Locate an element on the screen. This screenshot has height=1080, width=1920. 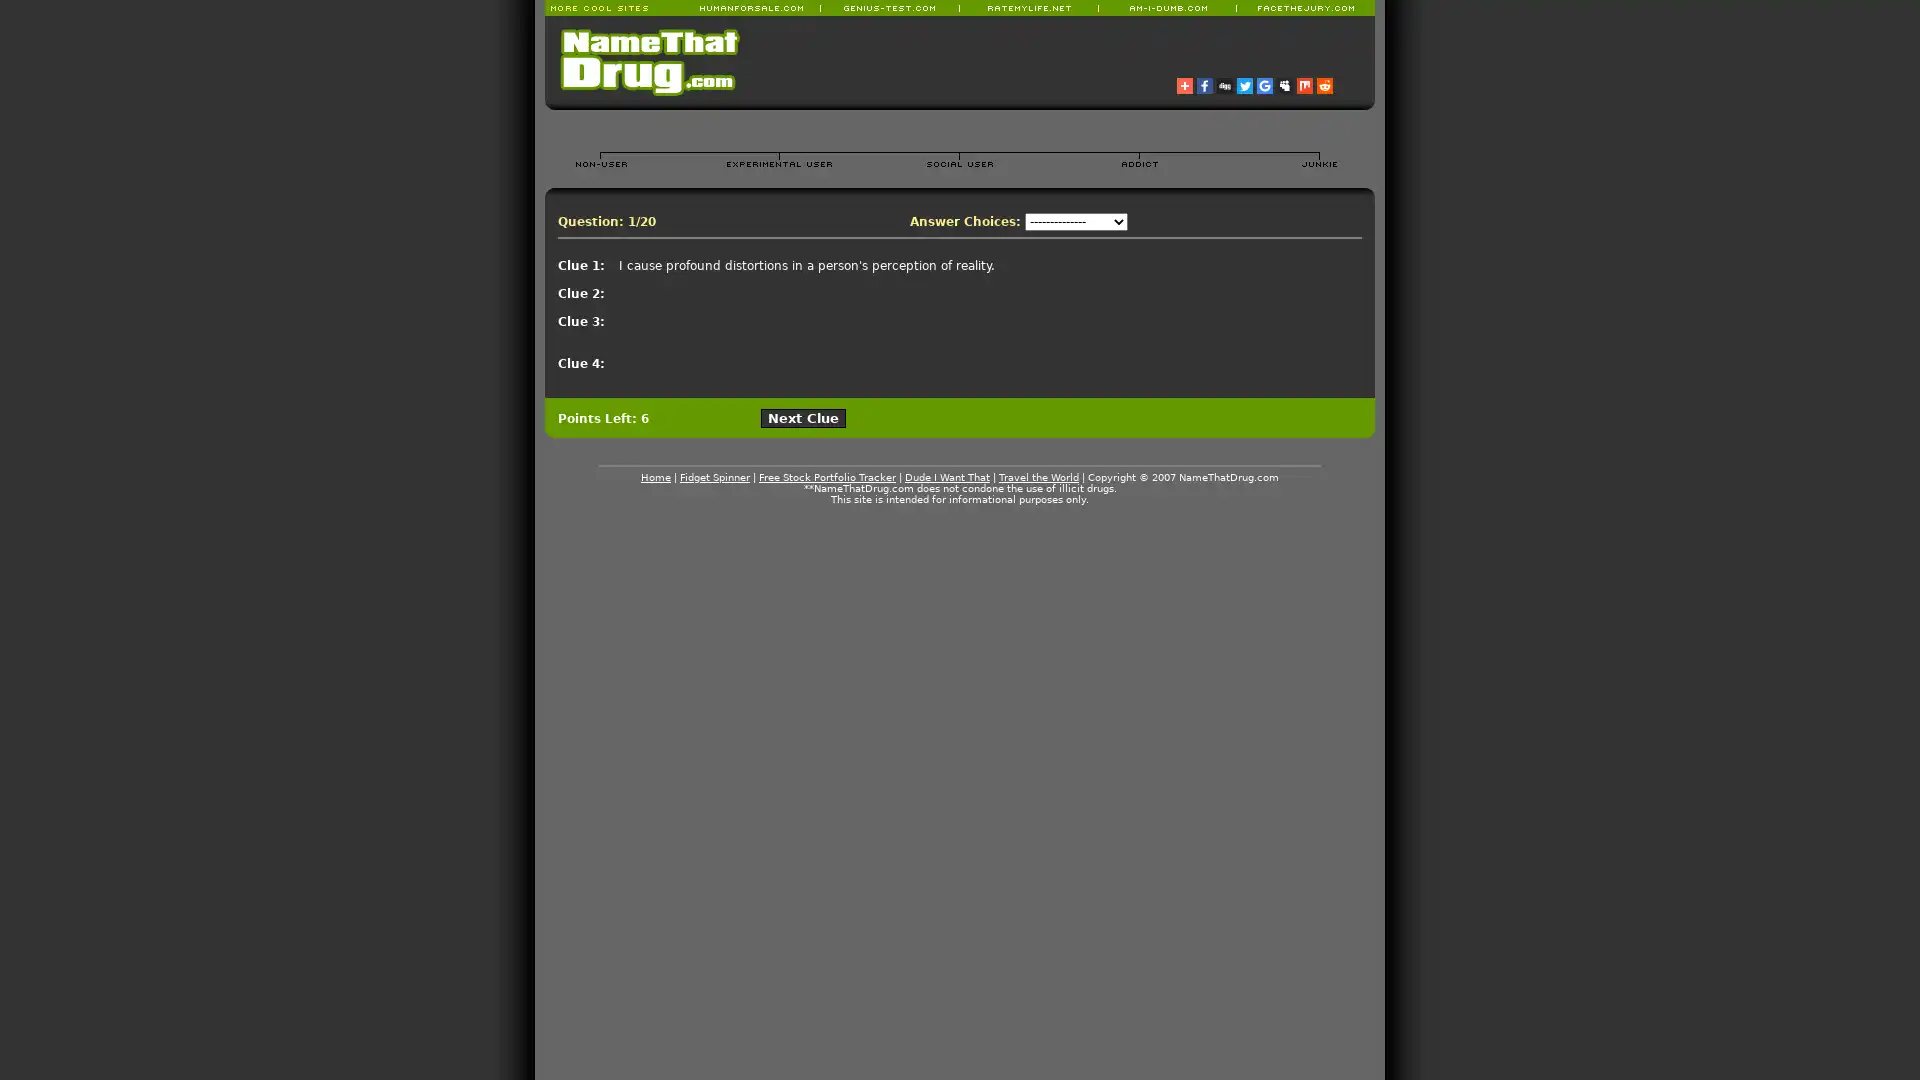
Next Clue is located at coordinates (803, 417).